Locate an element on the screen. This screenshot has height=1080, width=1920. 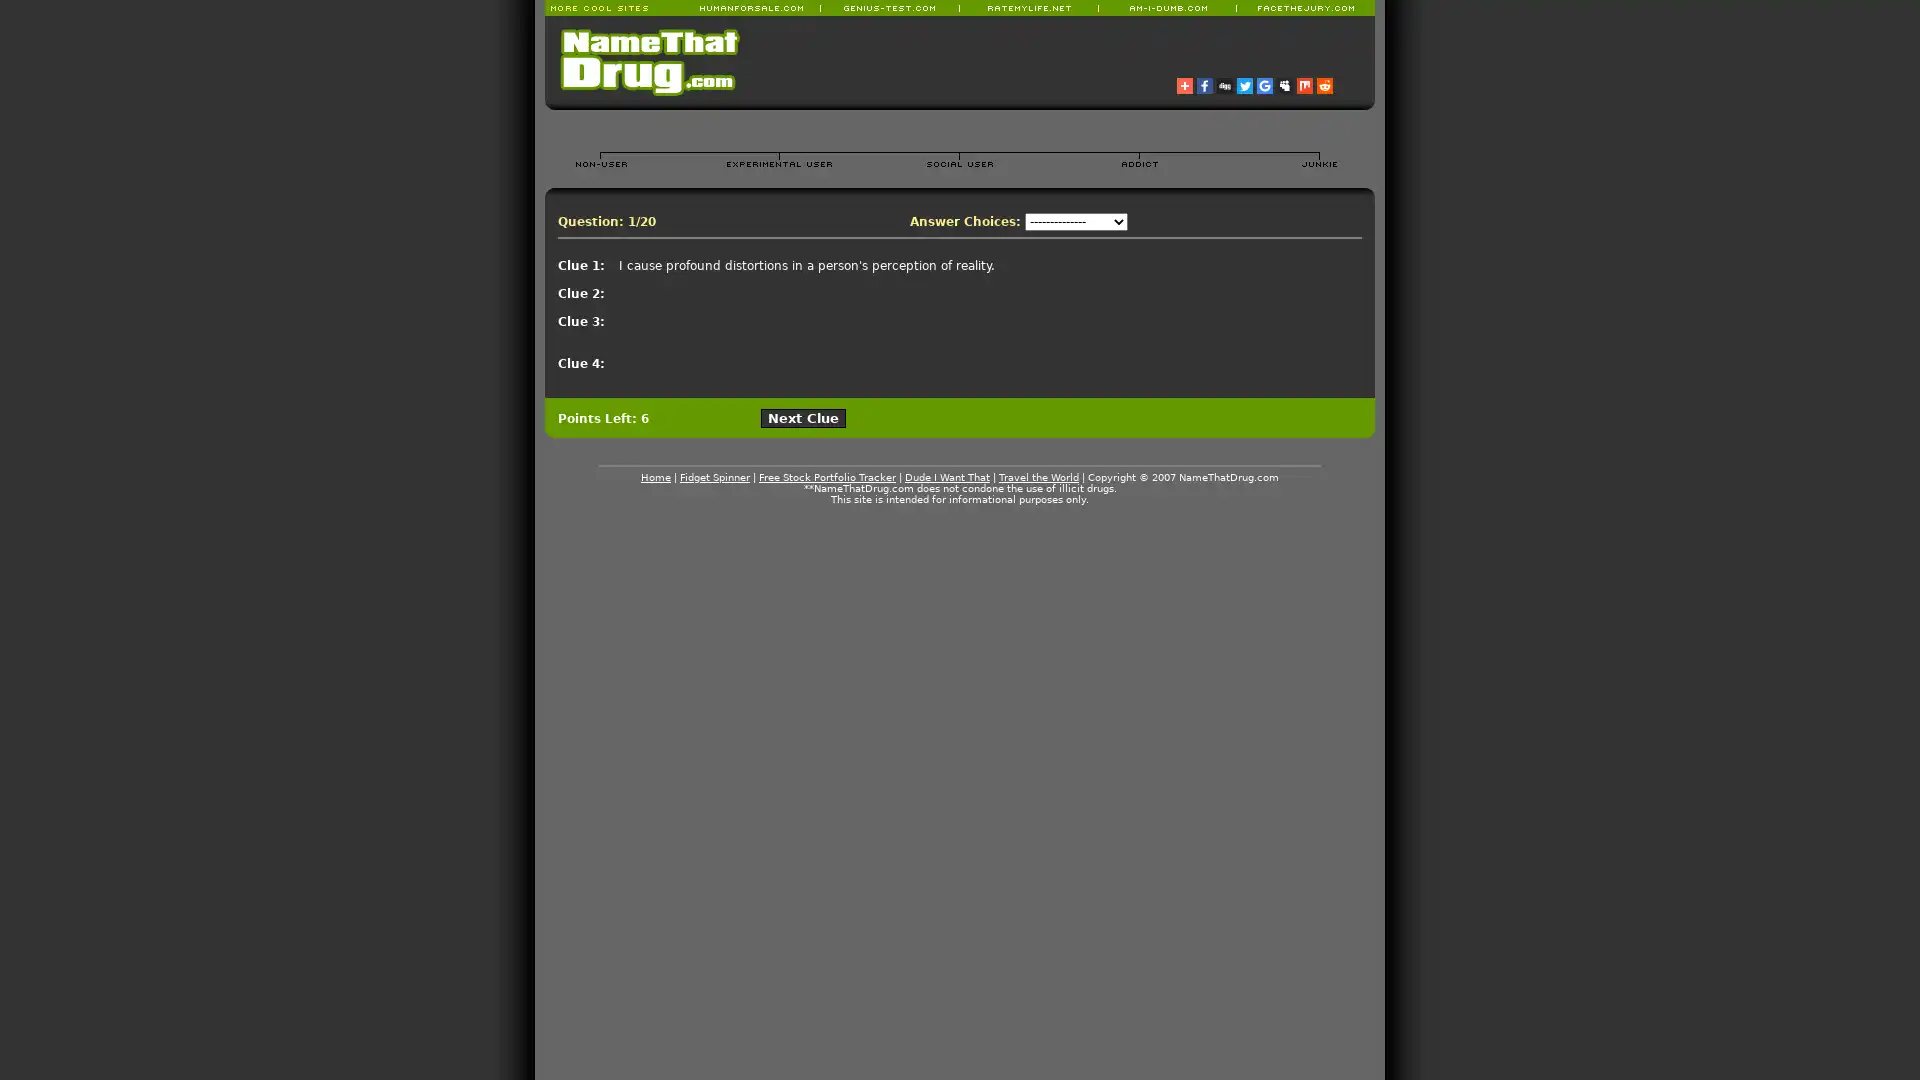
Next Clue is located at coordinates (803, 417).